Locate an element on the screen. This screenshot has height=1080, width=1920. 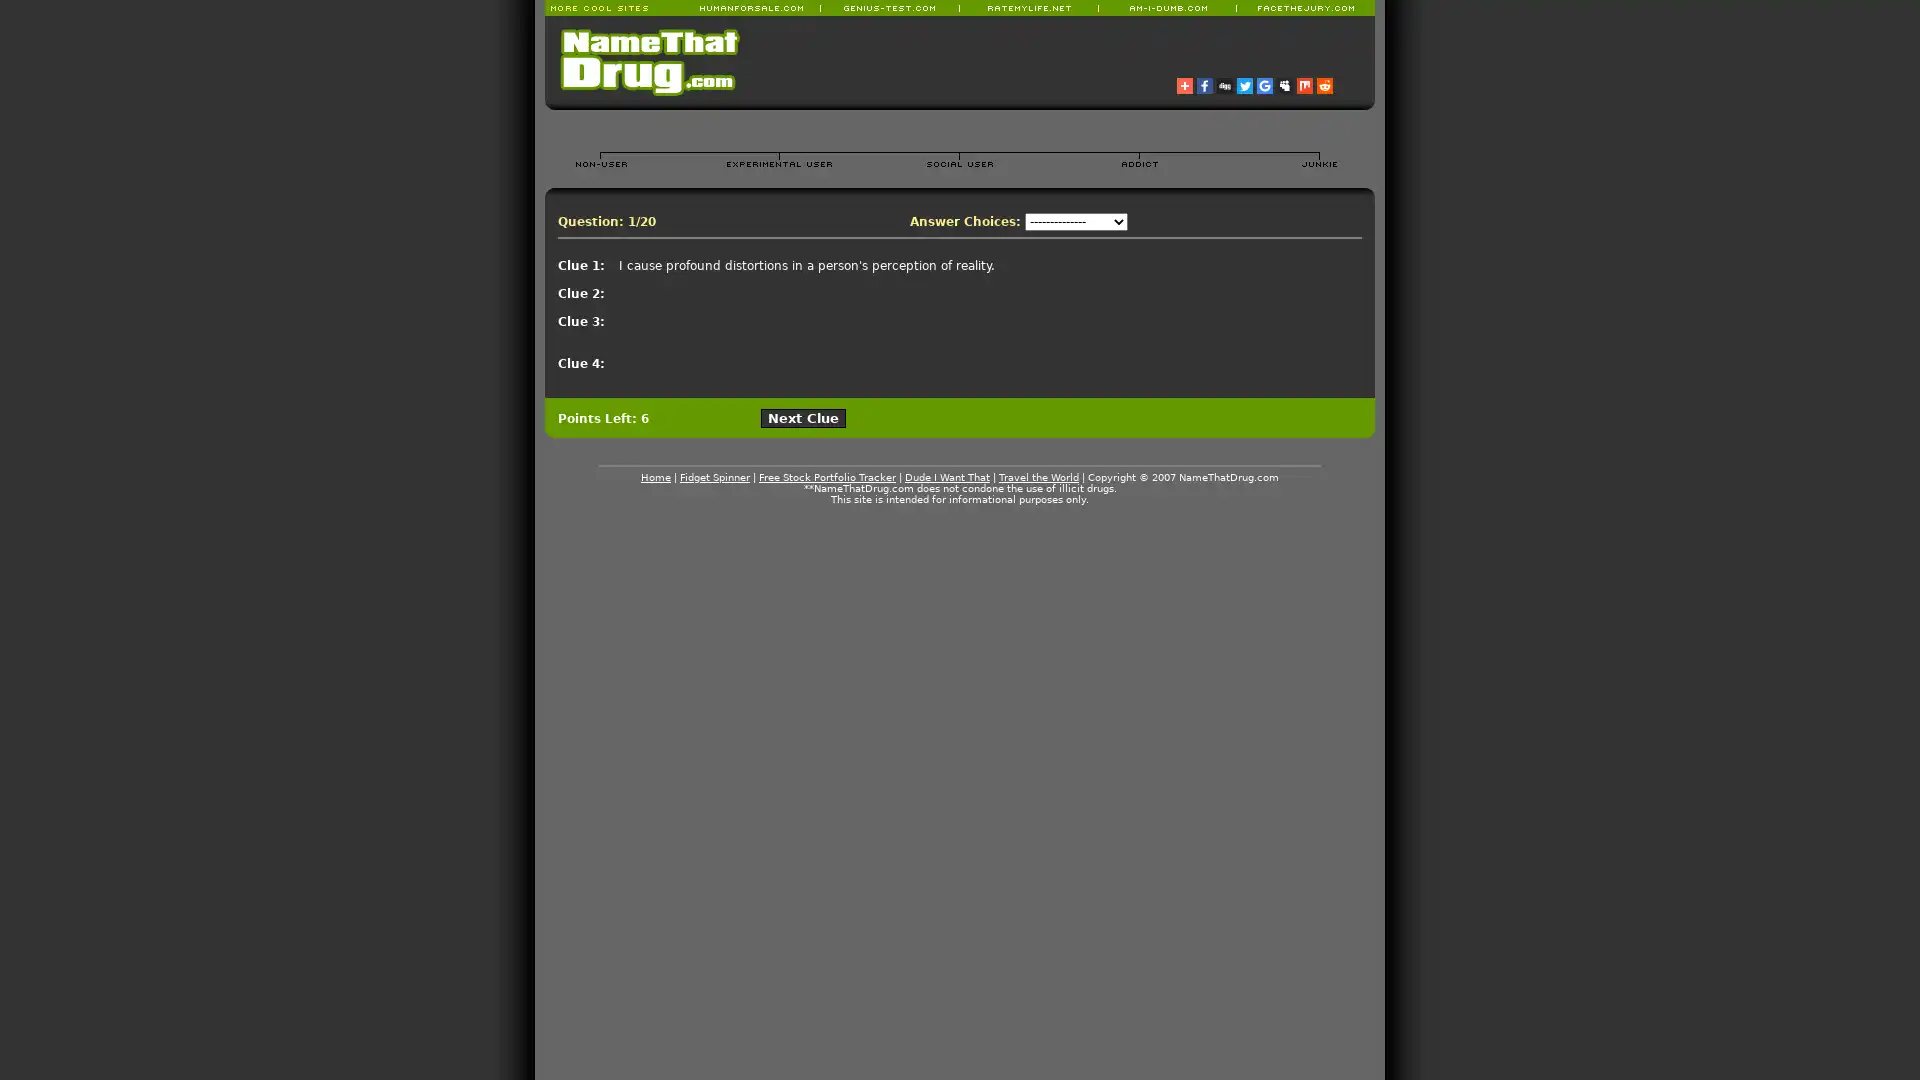
Next Clue is located at coordinates (803, 417).